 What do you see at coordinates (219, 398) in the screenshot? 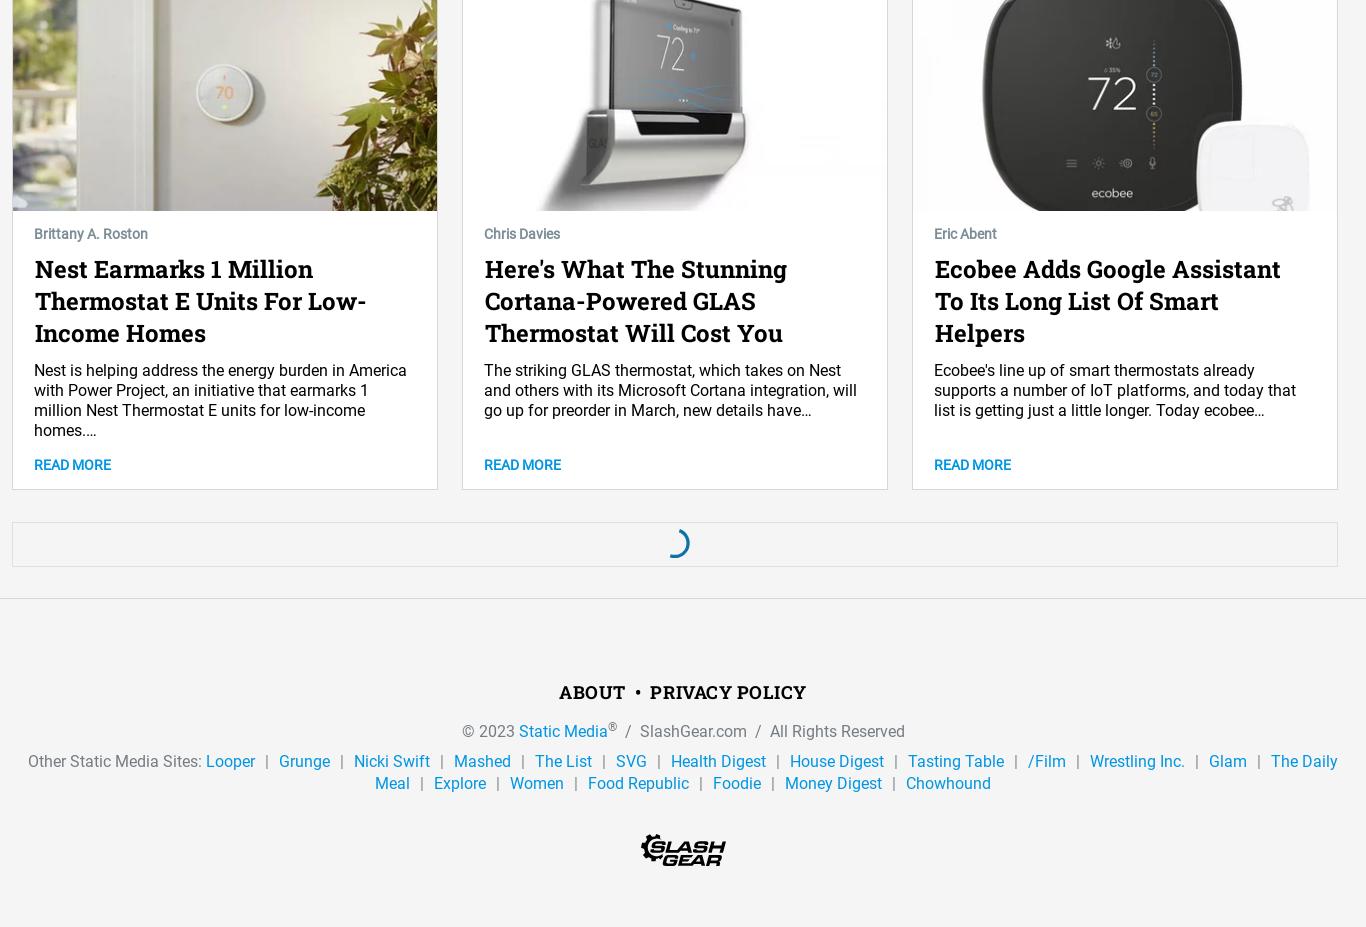
I see `'Nest is helping address the energy burden in America with Power Project, an initiative that earmarks 1 million Nest Thermostat E units for low-income homes.…'` at bounding box center [219, 398].